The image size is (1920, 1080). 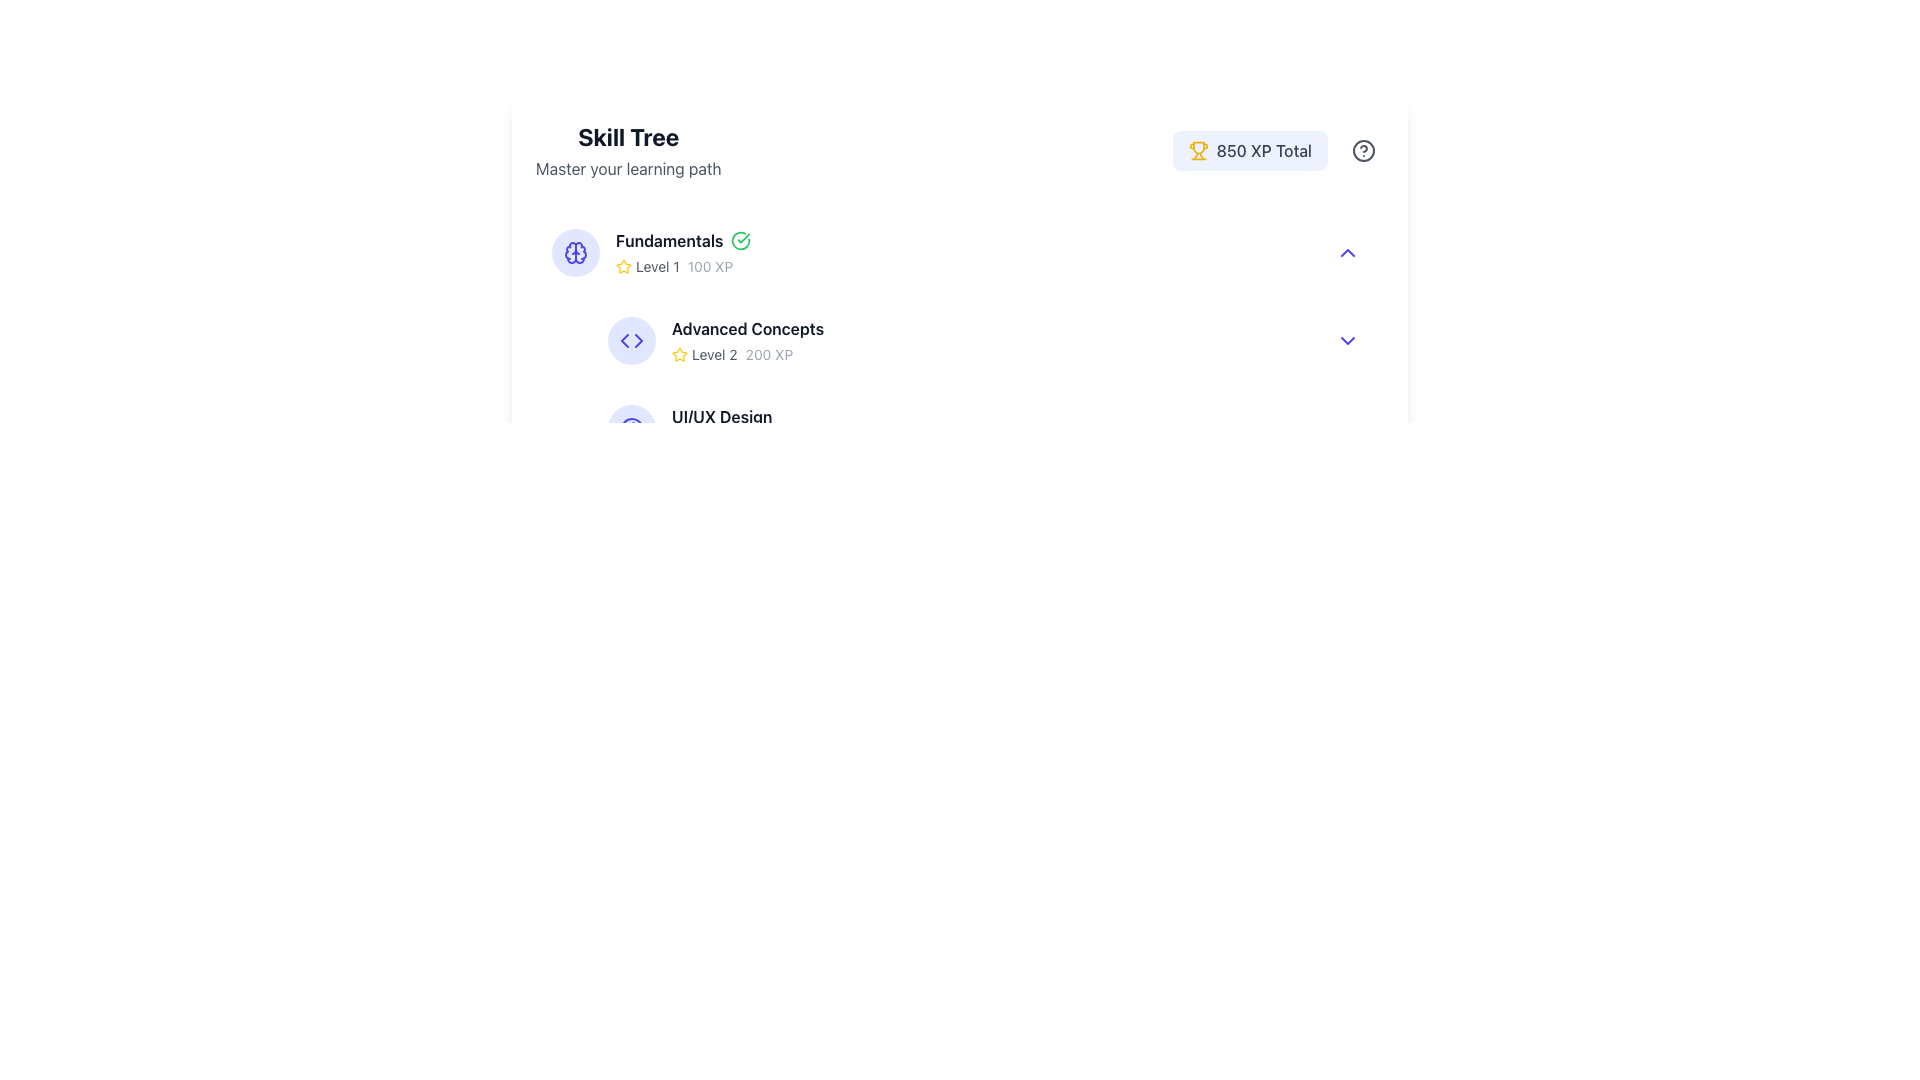 I want to click on the experience points display element, which shows the accumulated XP total for the user, so click(x=1277, y=149).